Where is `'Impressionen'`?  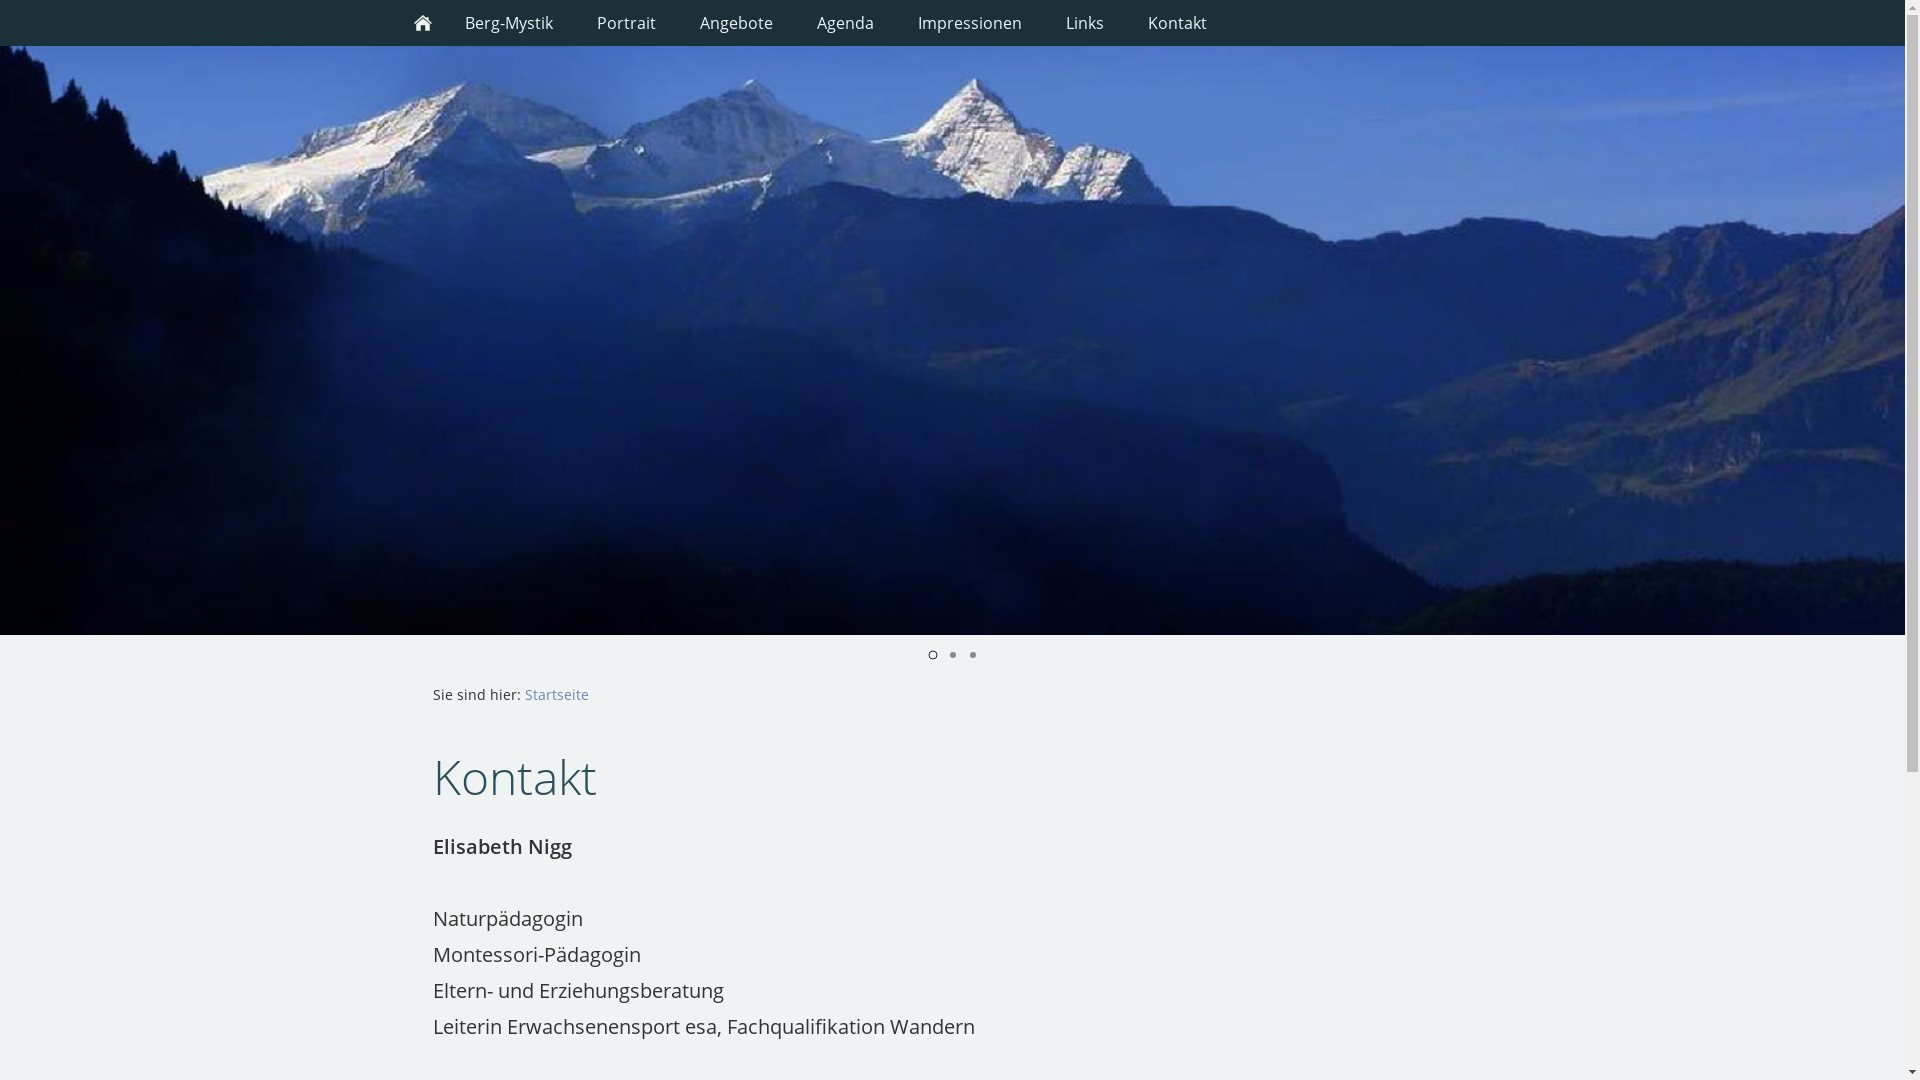 'Impressionen' is located at coordinates (969, 23).